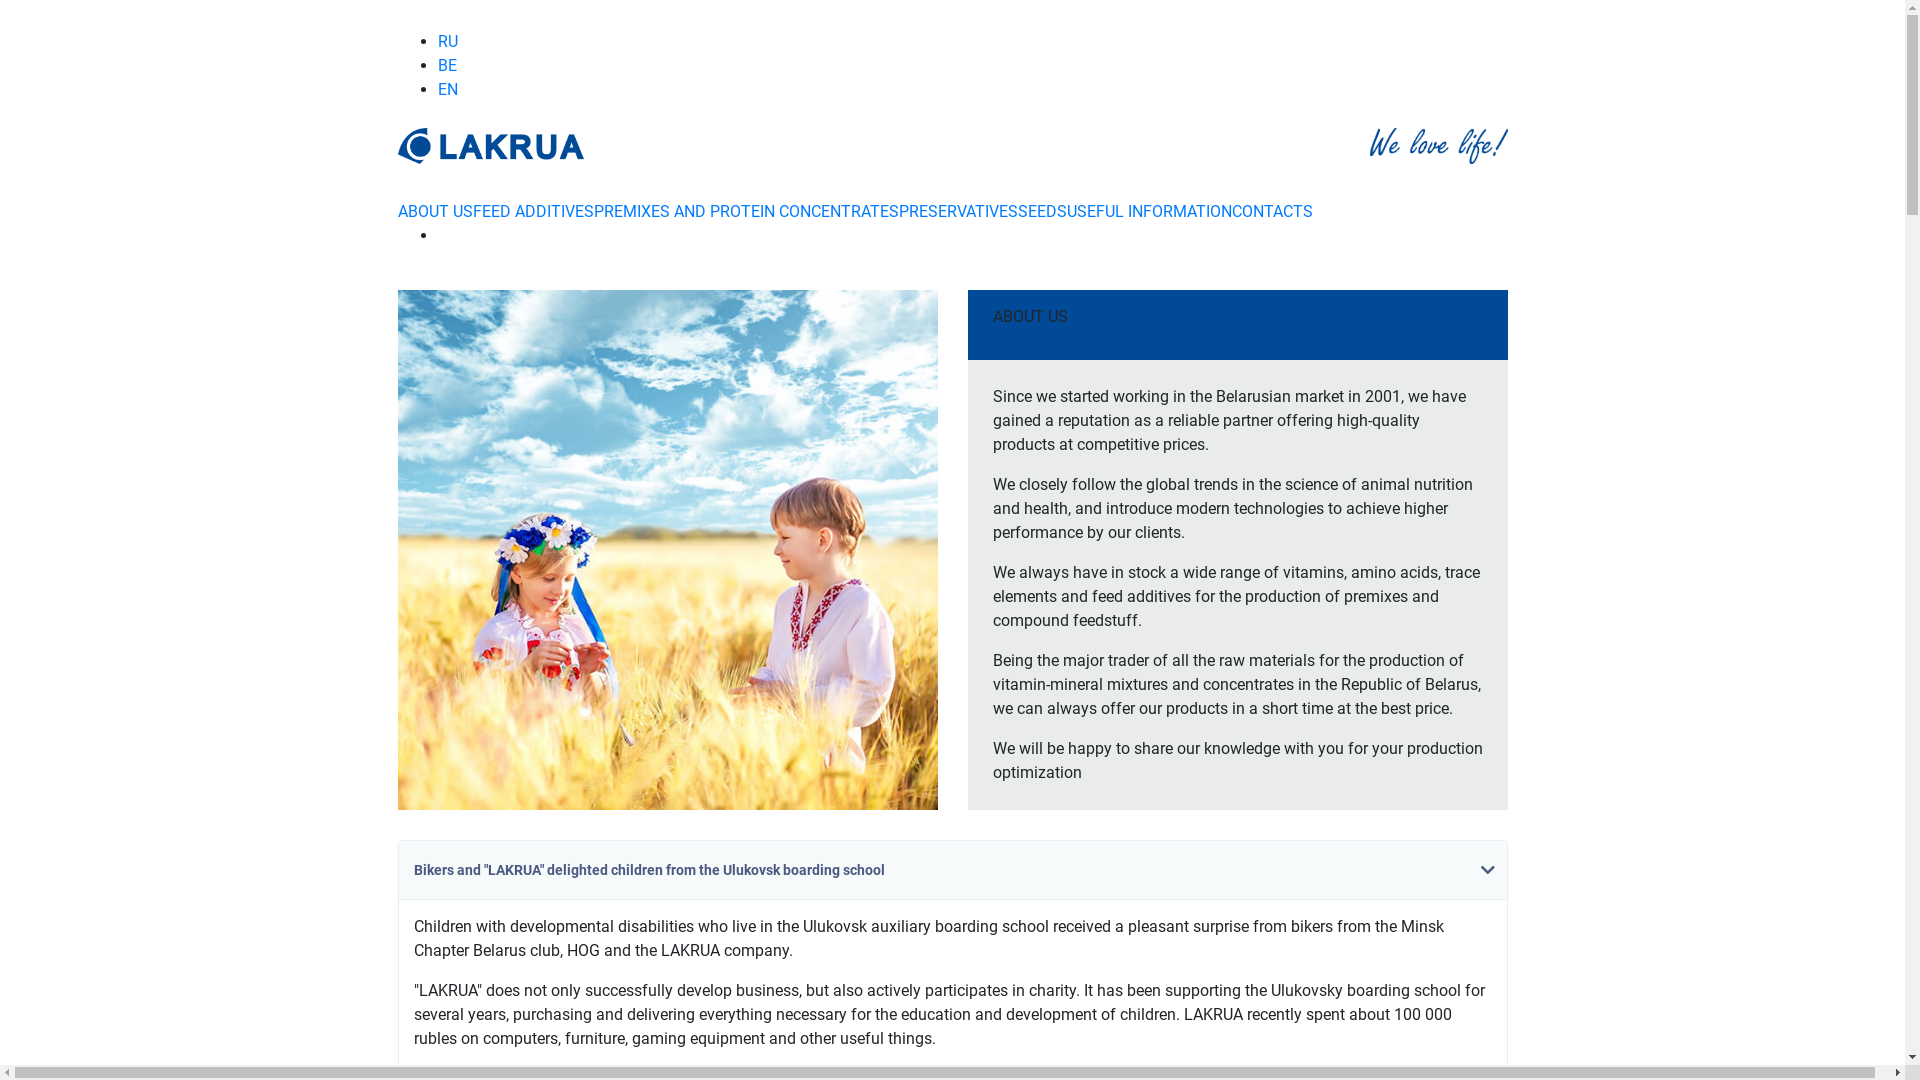 The width and height of the screenshot is (1920, 1080). What do you see at coordinates (446, 64) in the screenshot?
I see `'BE'` at bounding box center [446, 64].